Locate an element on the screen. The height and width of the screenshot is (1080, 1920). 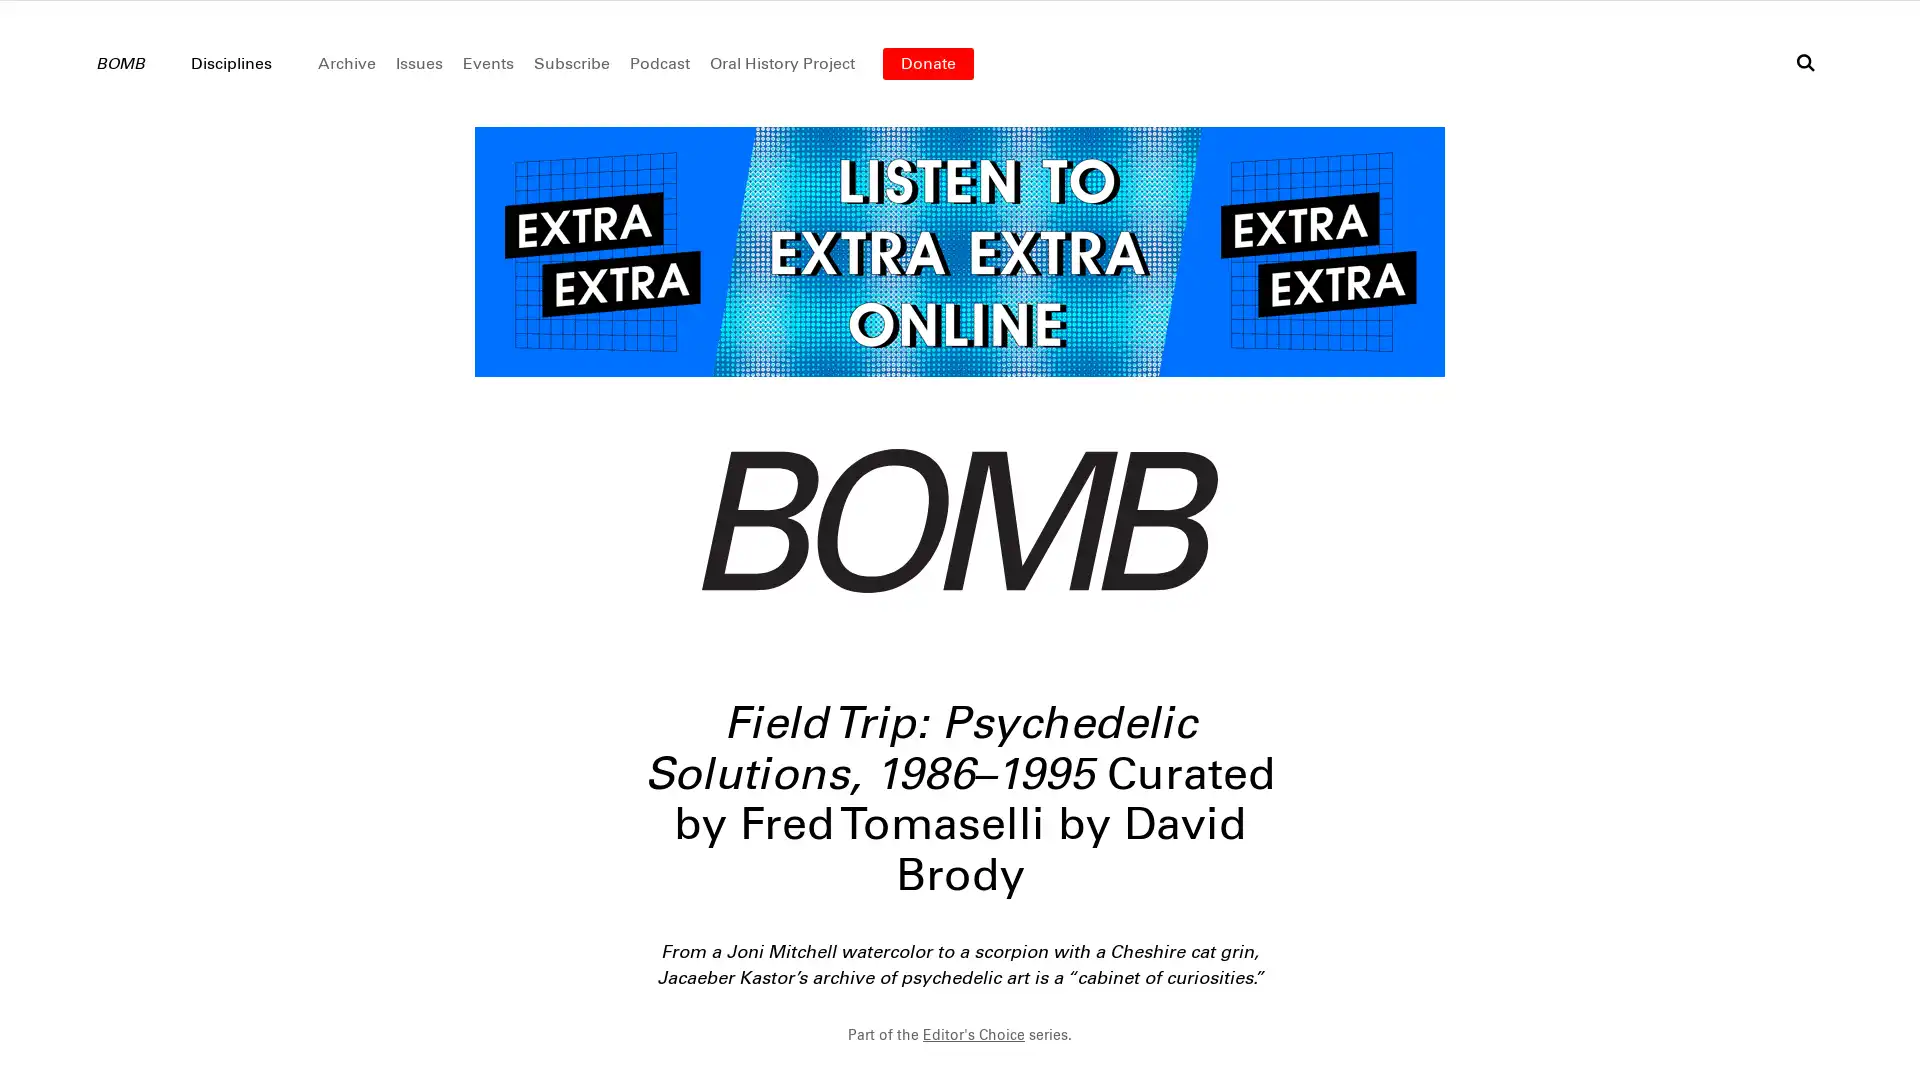
search is located at coordinates (1805, 61).